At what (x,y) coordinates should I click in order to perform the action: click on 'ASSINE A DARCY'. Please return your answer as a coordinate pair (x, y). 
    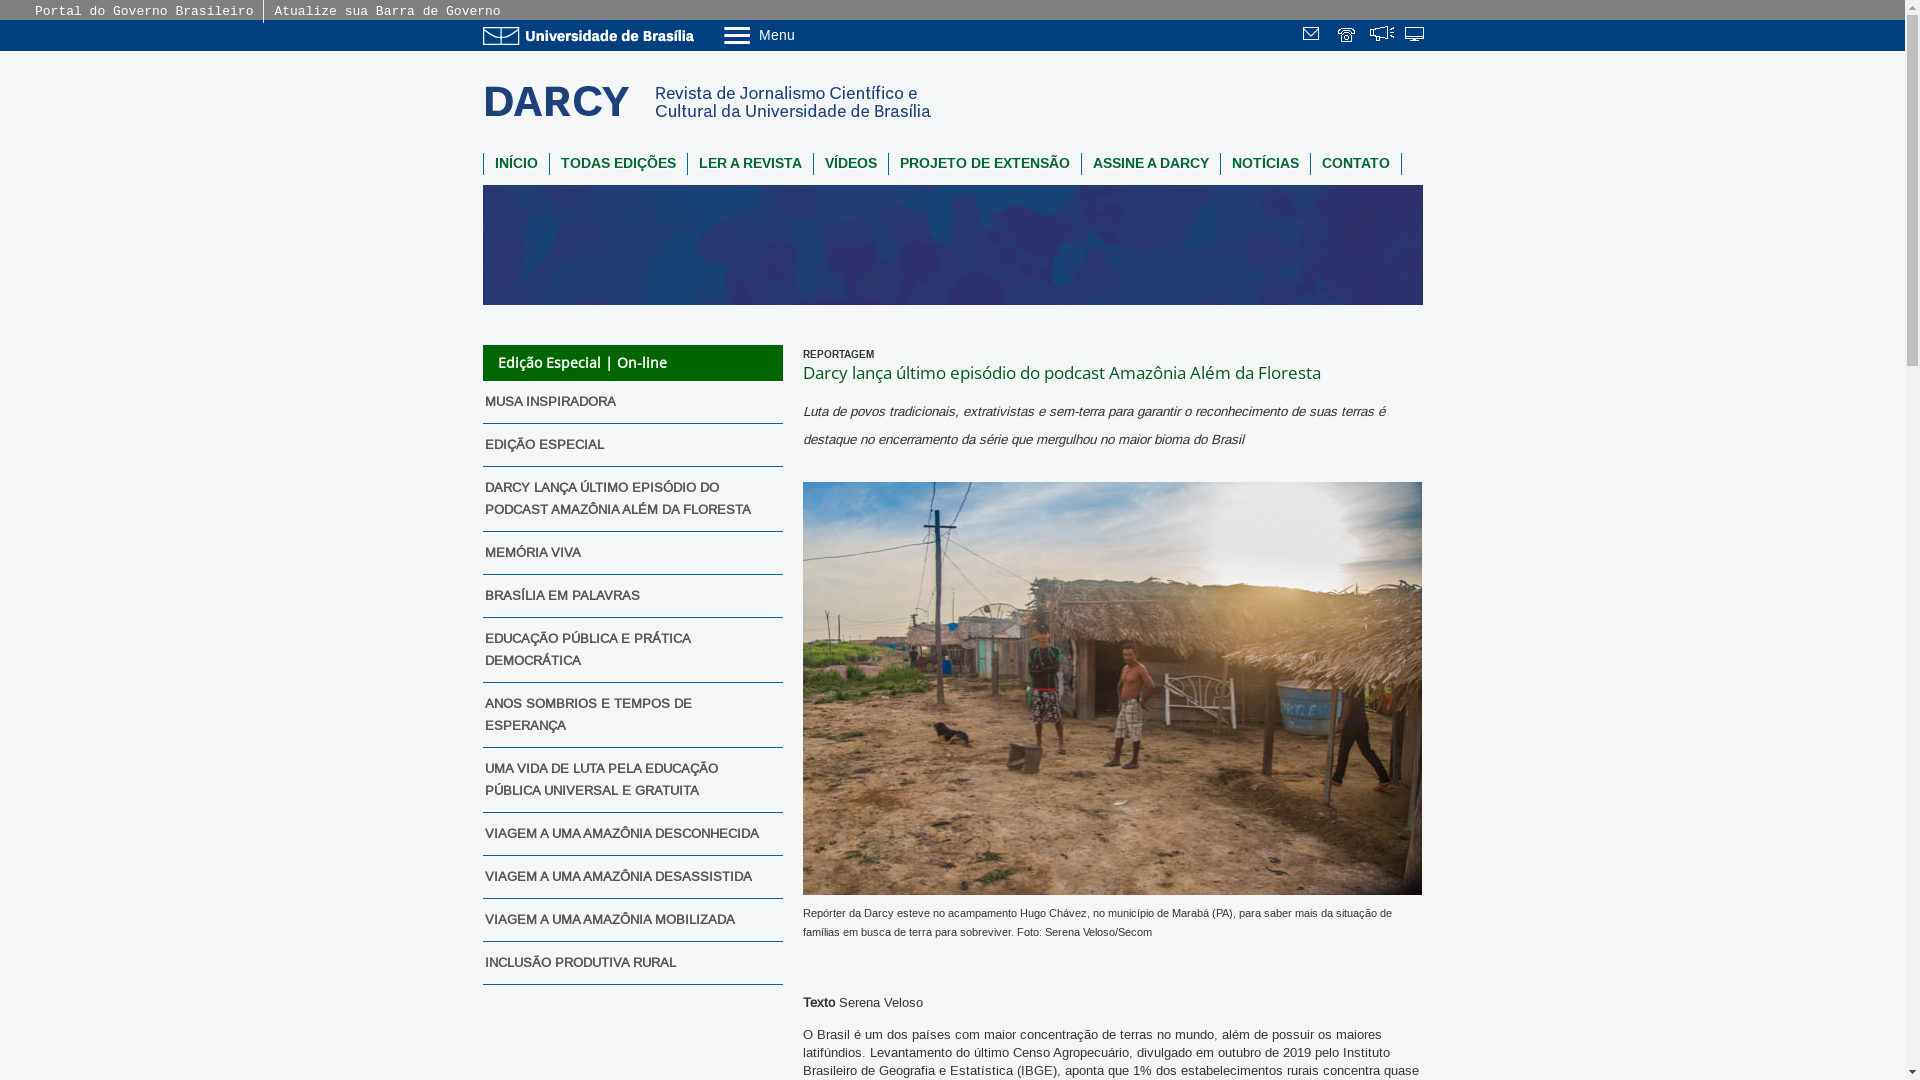
    Looking at the image, I should click on (1080, 163).